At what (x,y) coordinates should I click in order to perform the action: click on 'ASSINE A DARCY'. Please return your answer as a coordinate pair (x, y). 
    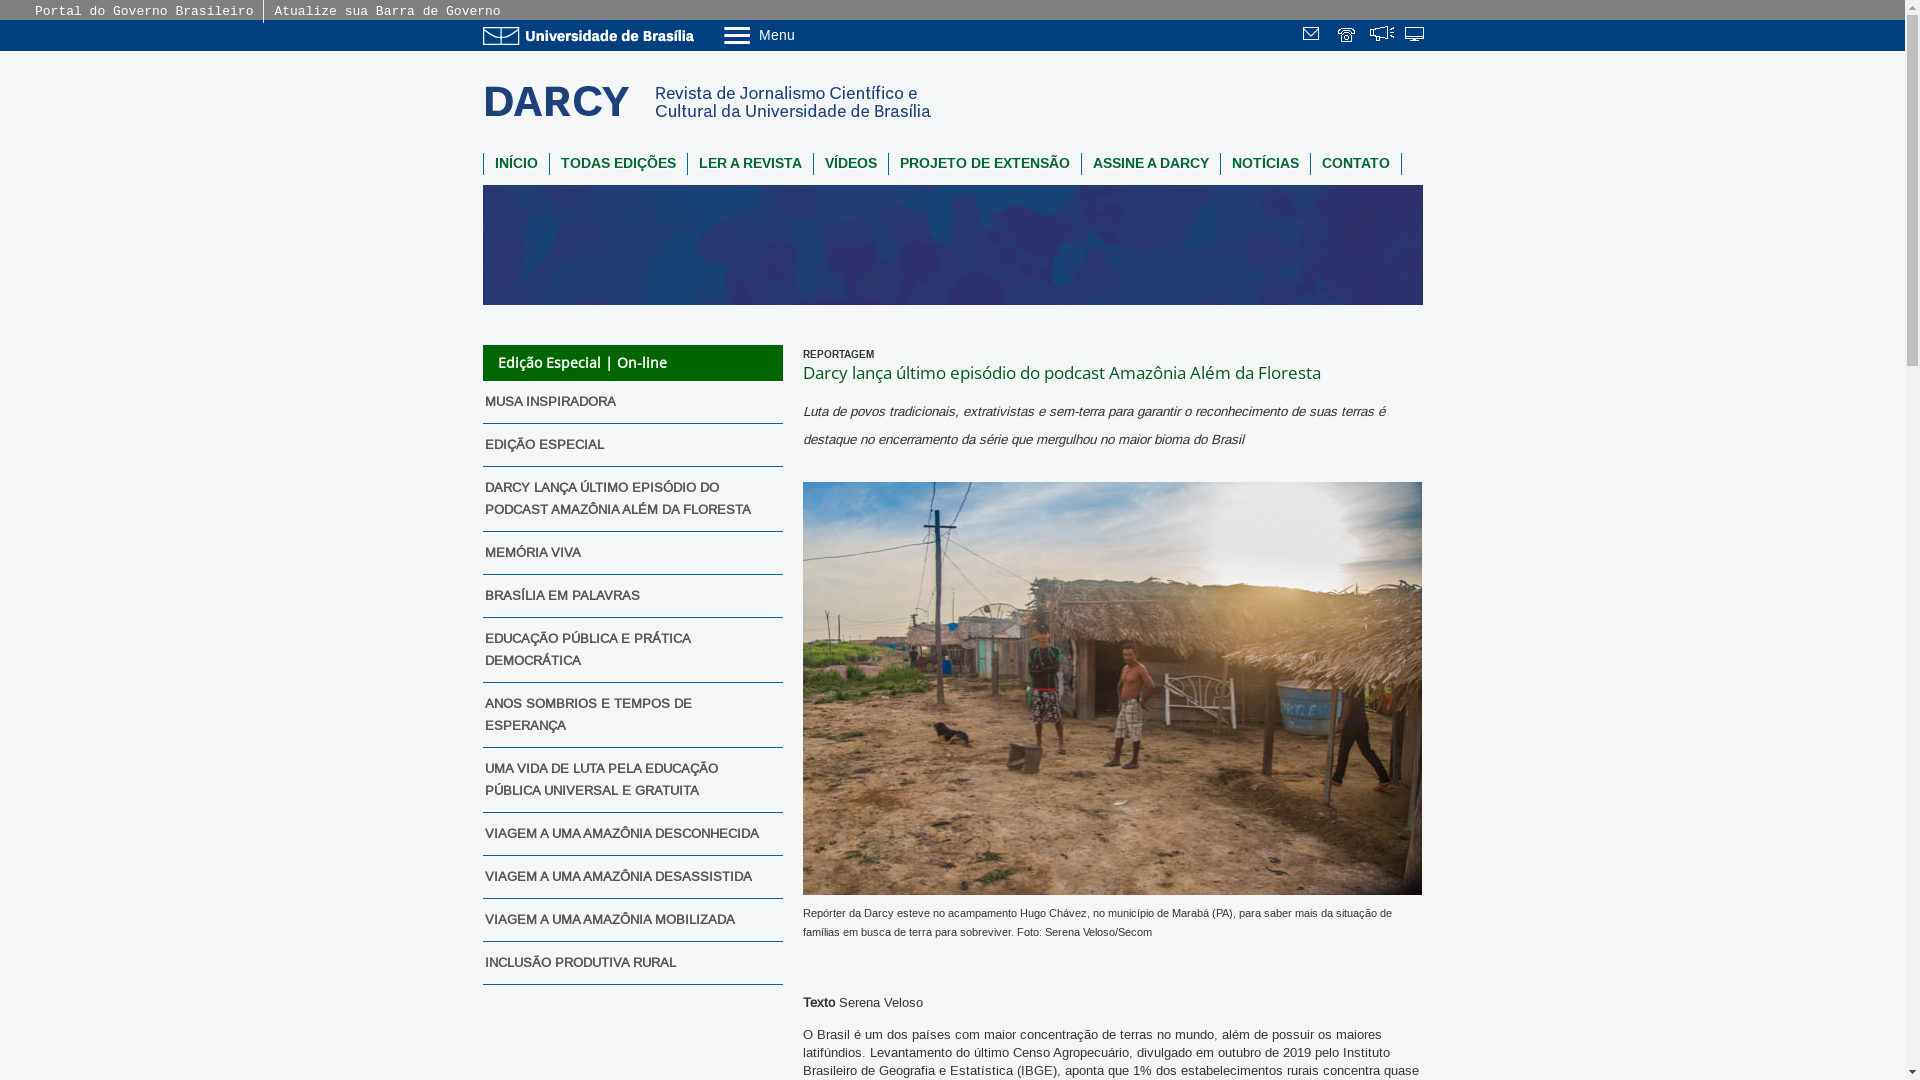
    Looking at the image, I should click on (1080, 163).